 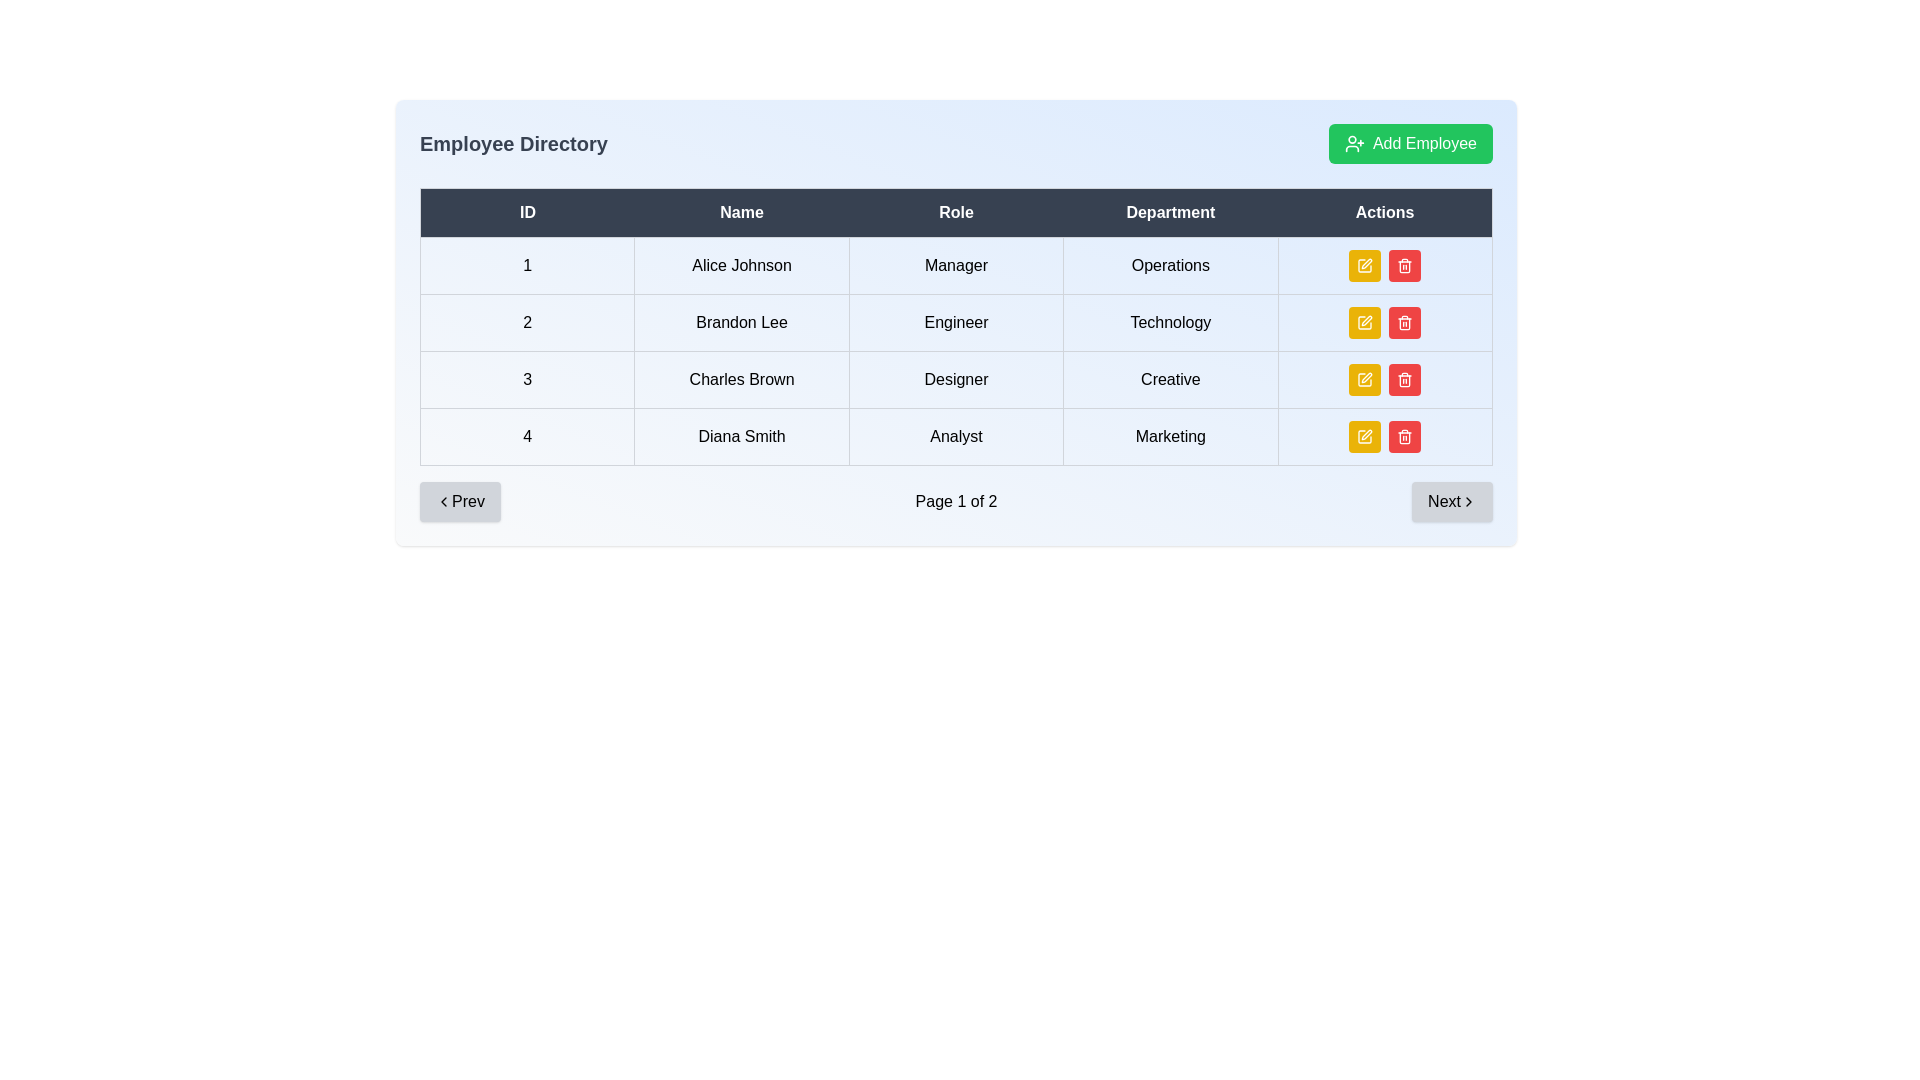 What do you see at coordinates (1404, 265) in the screenshot?
I see `the red delete button with a white trashcan icon located in the last row of the 'Actions' column` at bounding box center [1404, 265].